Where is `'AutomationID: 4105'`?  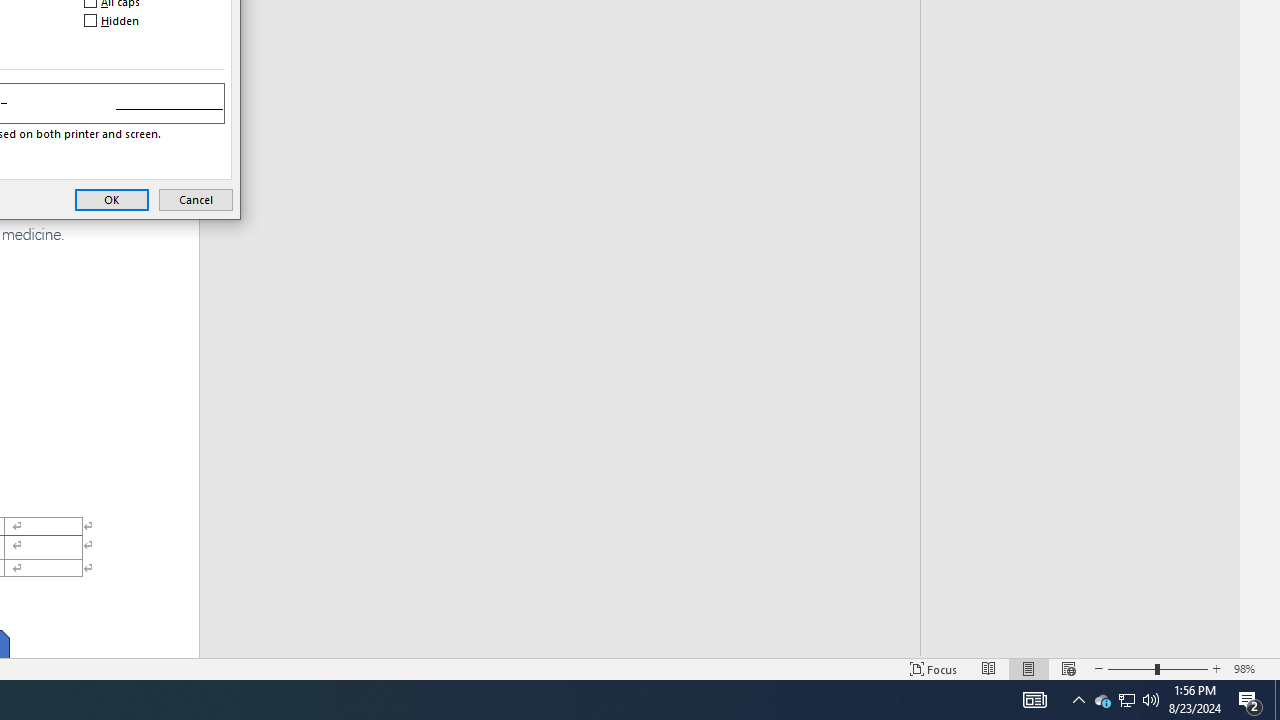
'AutomationID: 4105' is located at coordinates (1034, 698).